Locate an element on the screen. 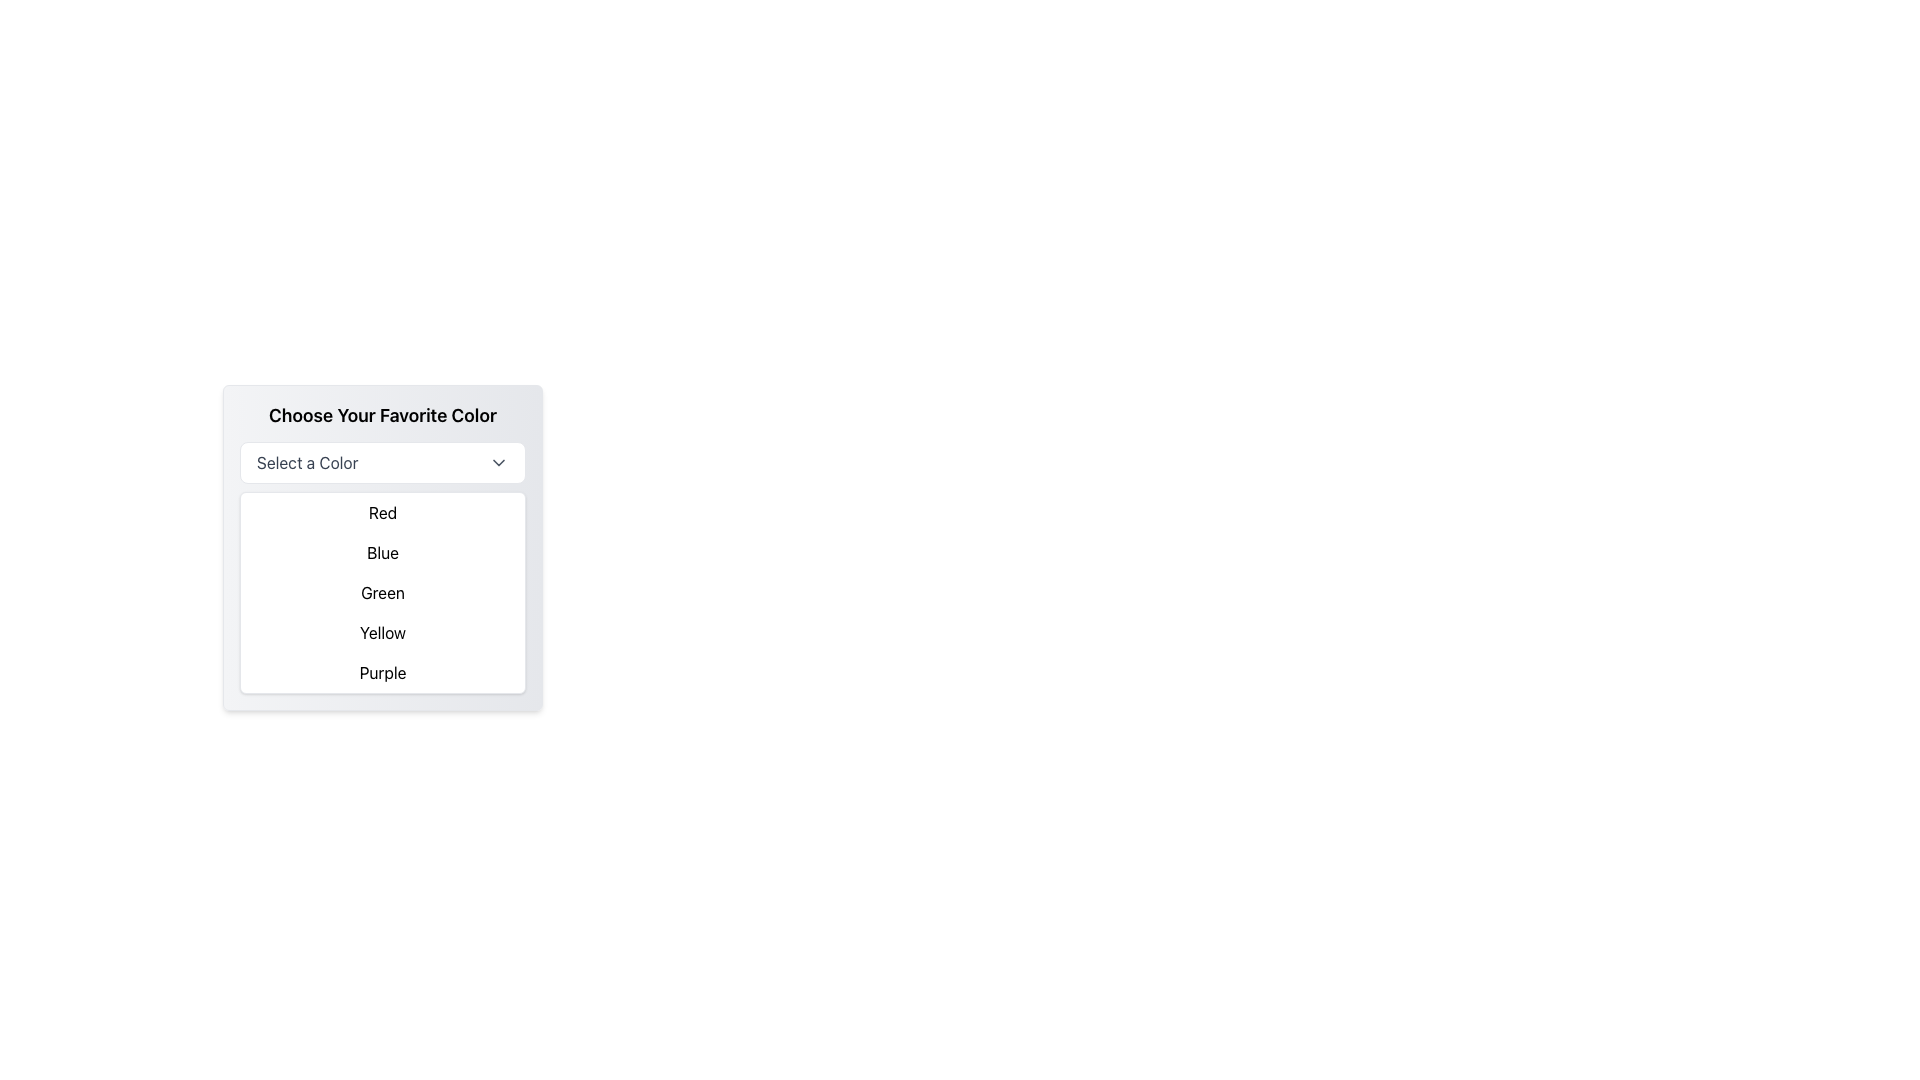  the text label inside the dropdown menu that guides the user to make a color selection, located adjacent to the chevron-down icon is located at coordinates (306, 462).